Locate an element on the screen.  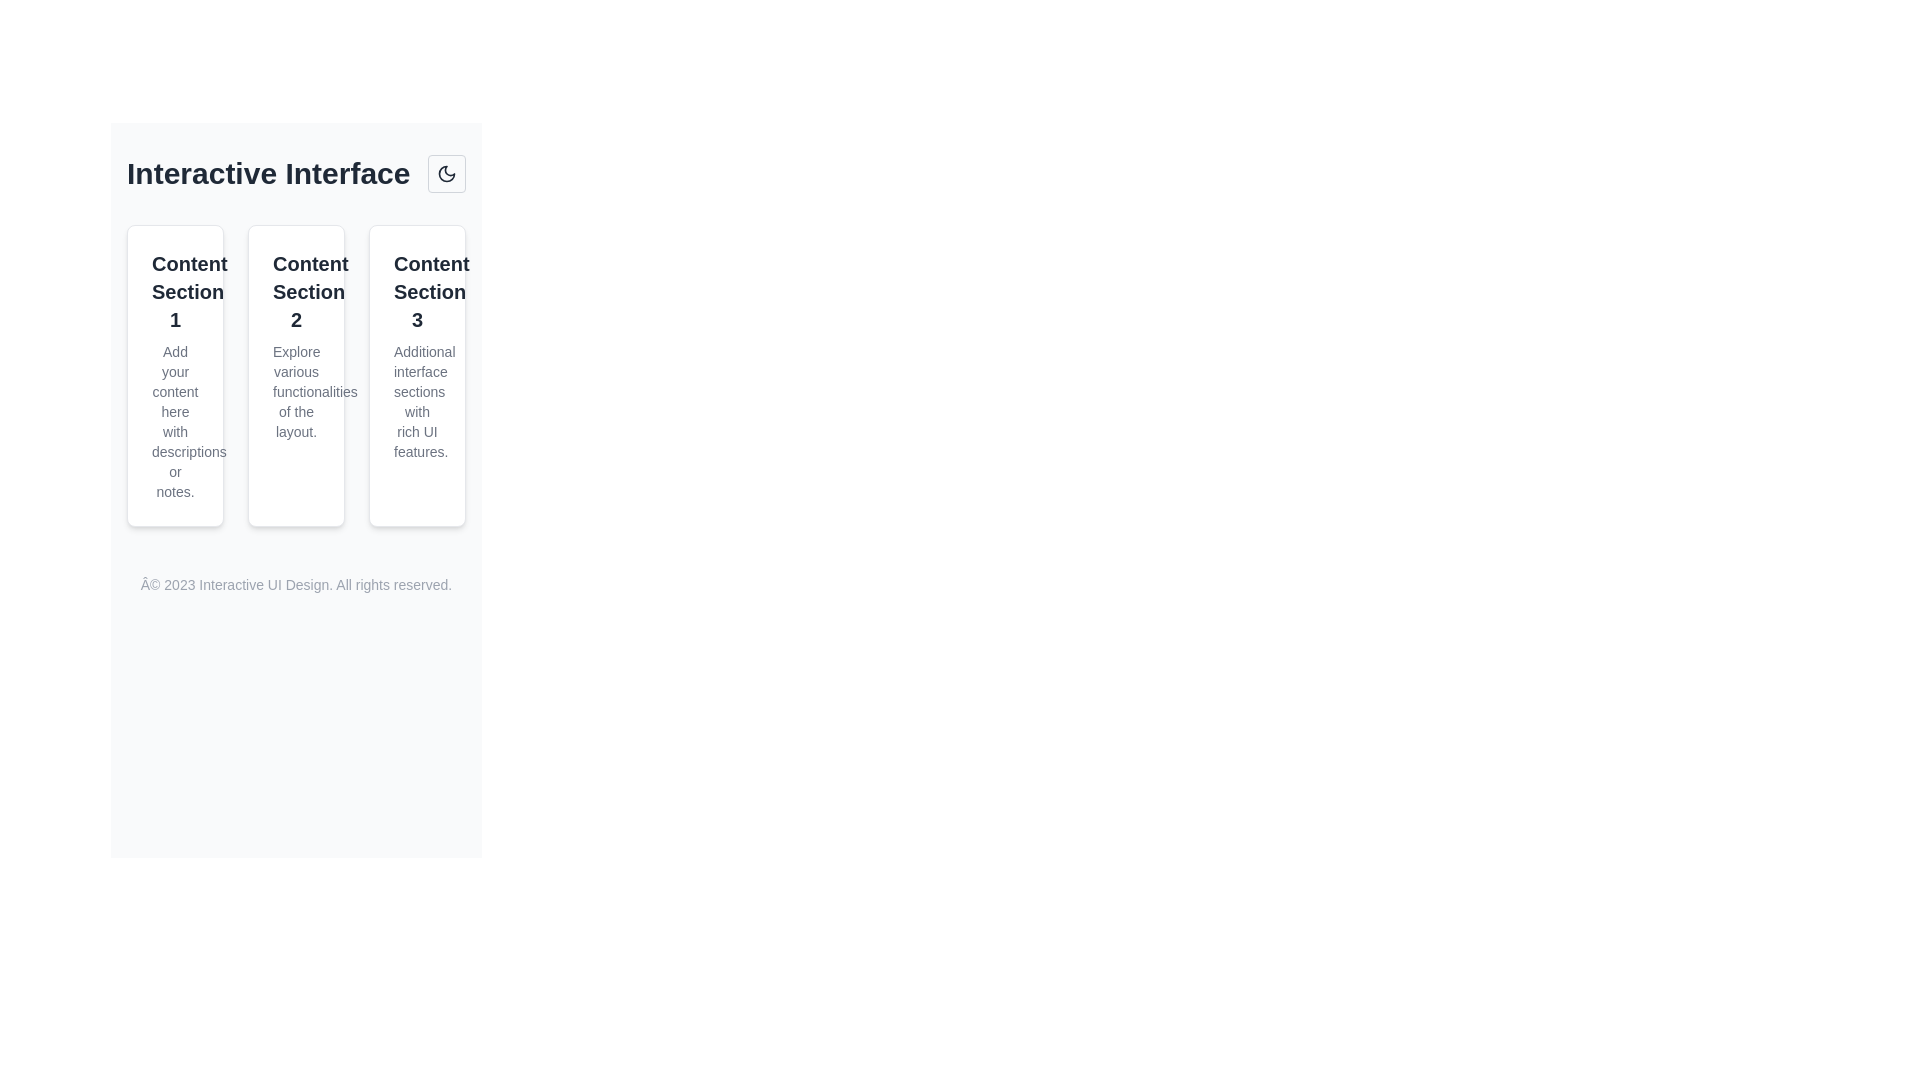
the Informational card located in the third column from the left in a three-column grid layout, positioned on the rightmost side of the visible layout is located at coordinates (416, 375).